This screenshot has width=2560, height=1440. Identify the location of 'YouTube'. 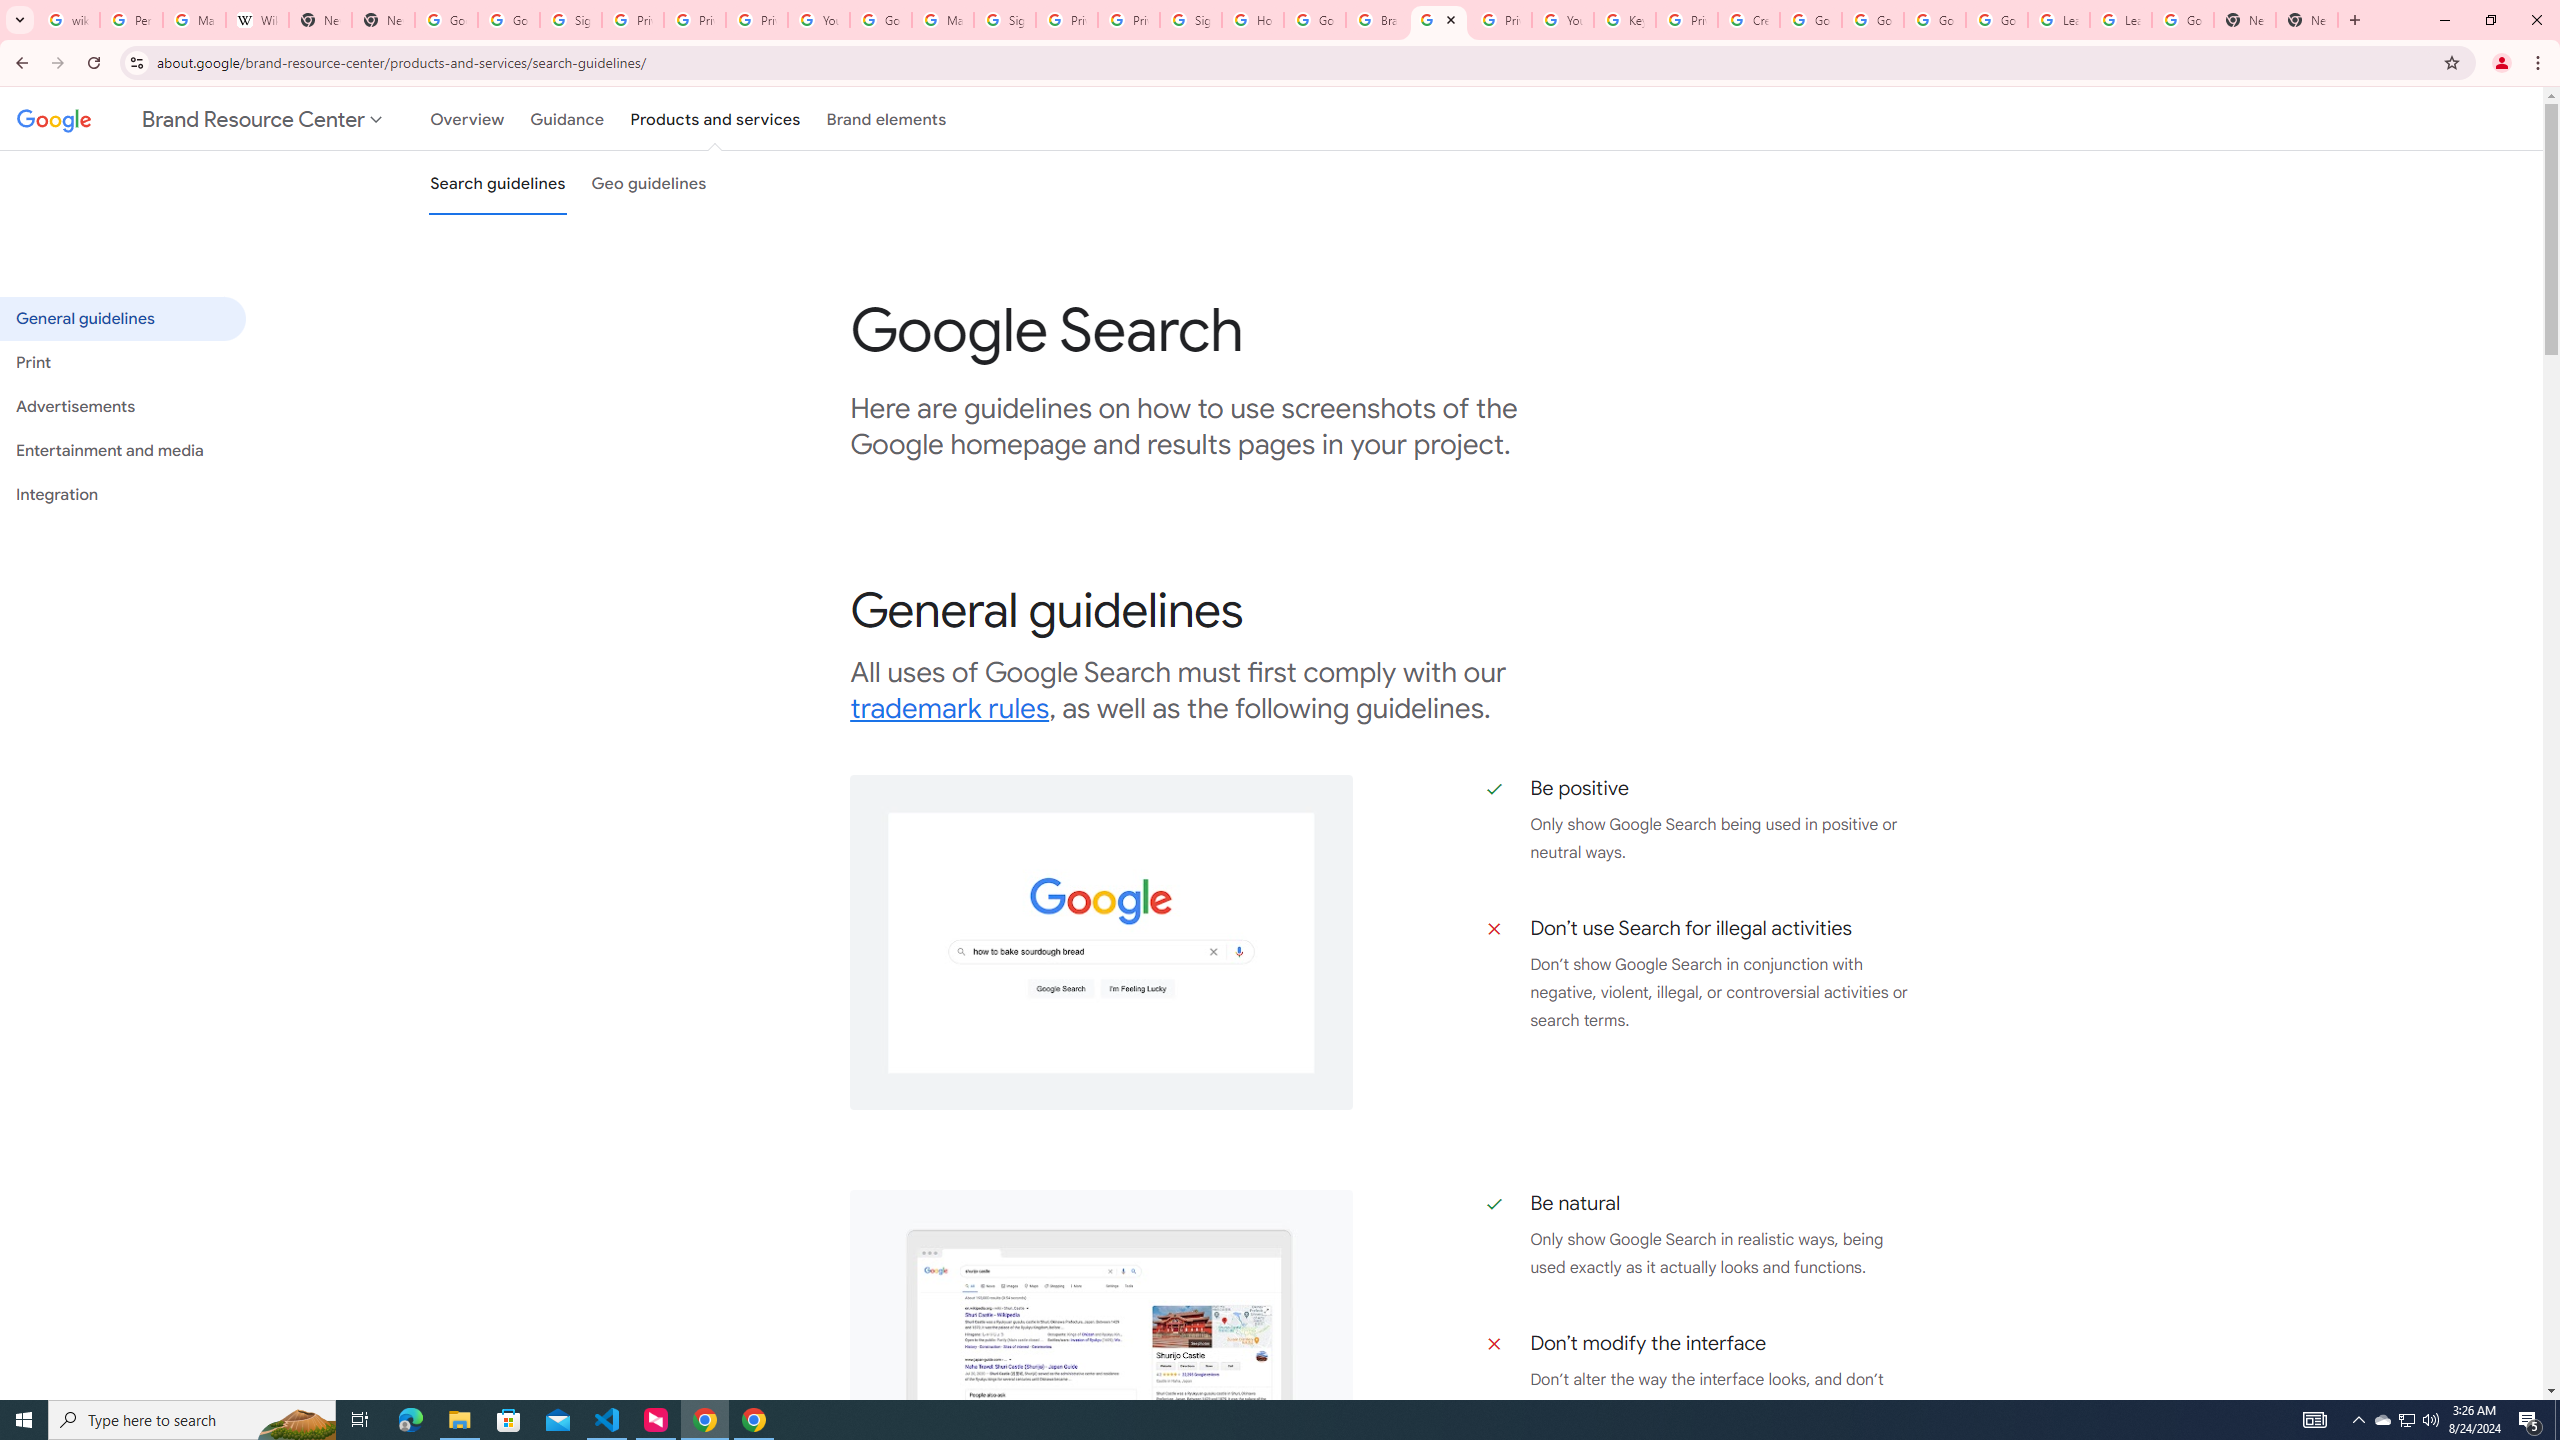
(819, 19).